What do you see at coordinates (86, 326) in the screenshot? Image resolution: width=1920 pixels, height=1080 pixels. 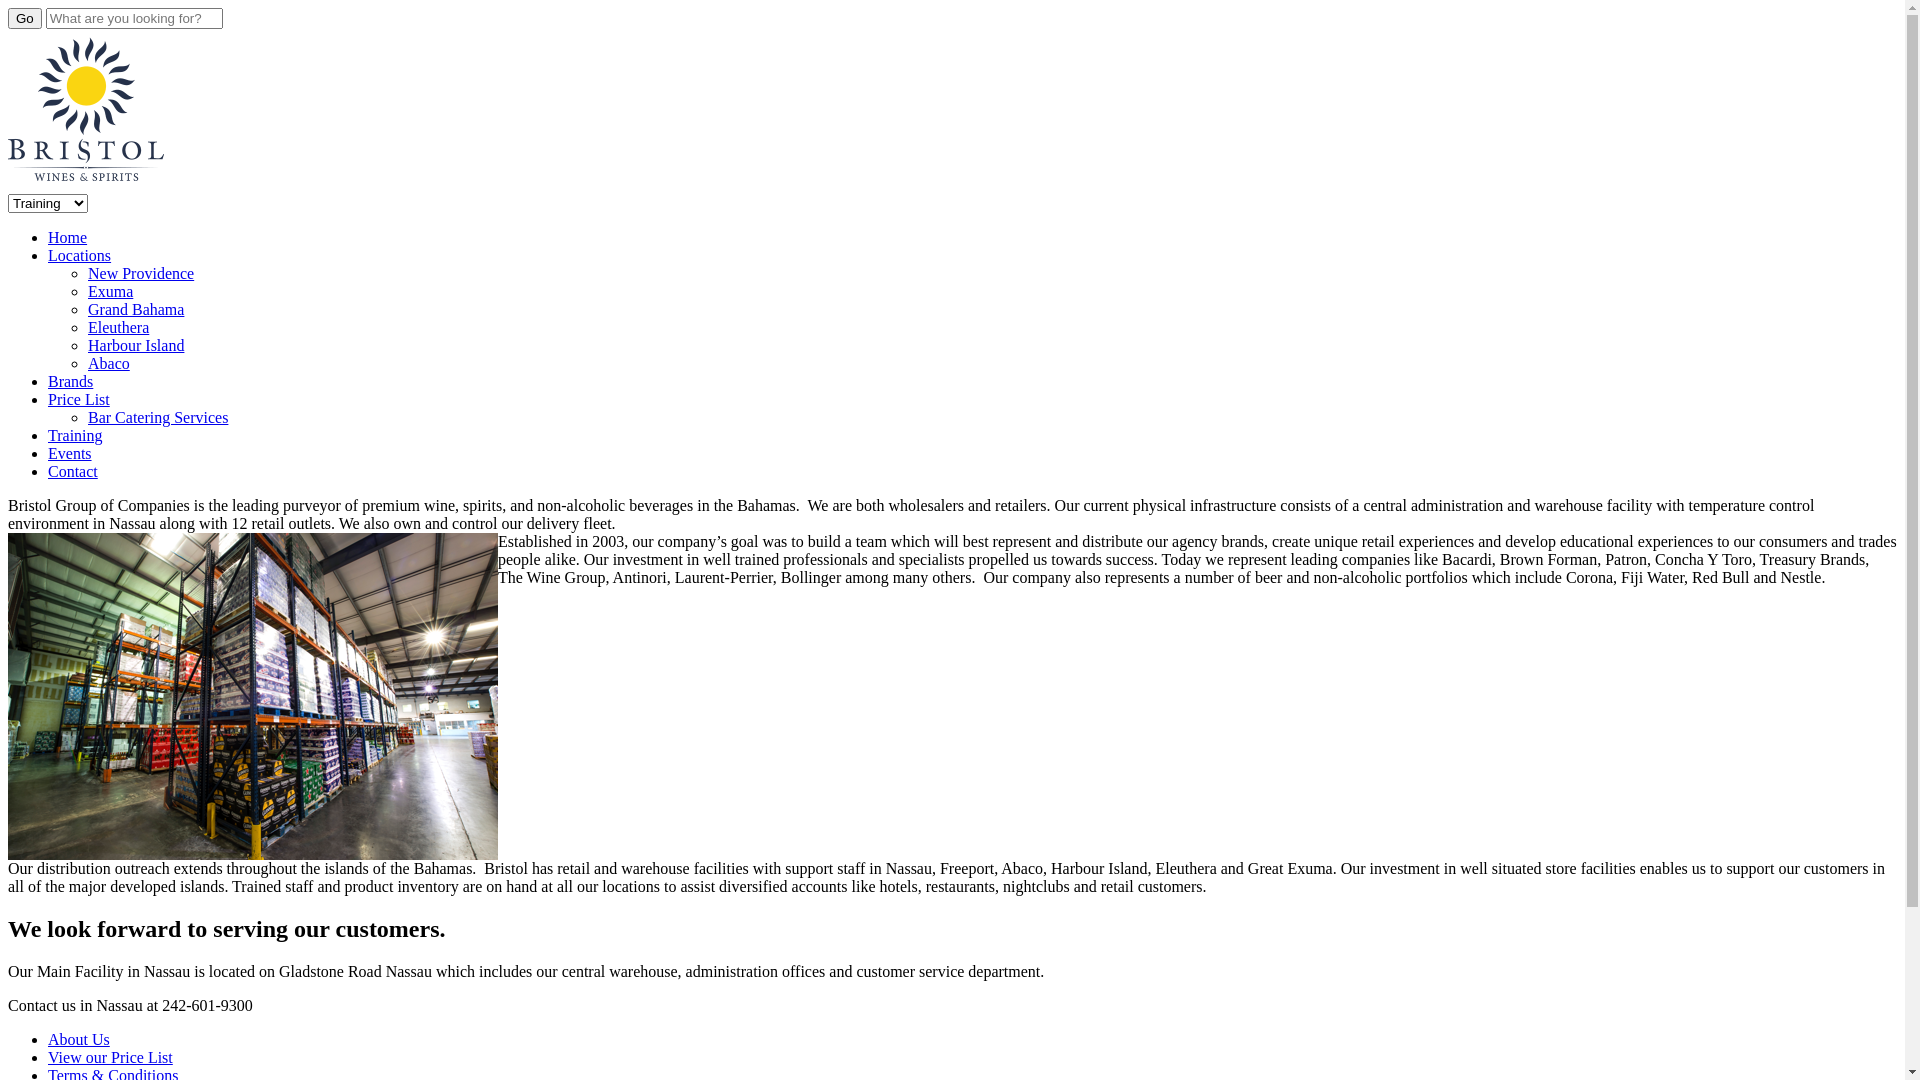 I see `'Eleuthera'` at bounding box center [86, 326].